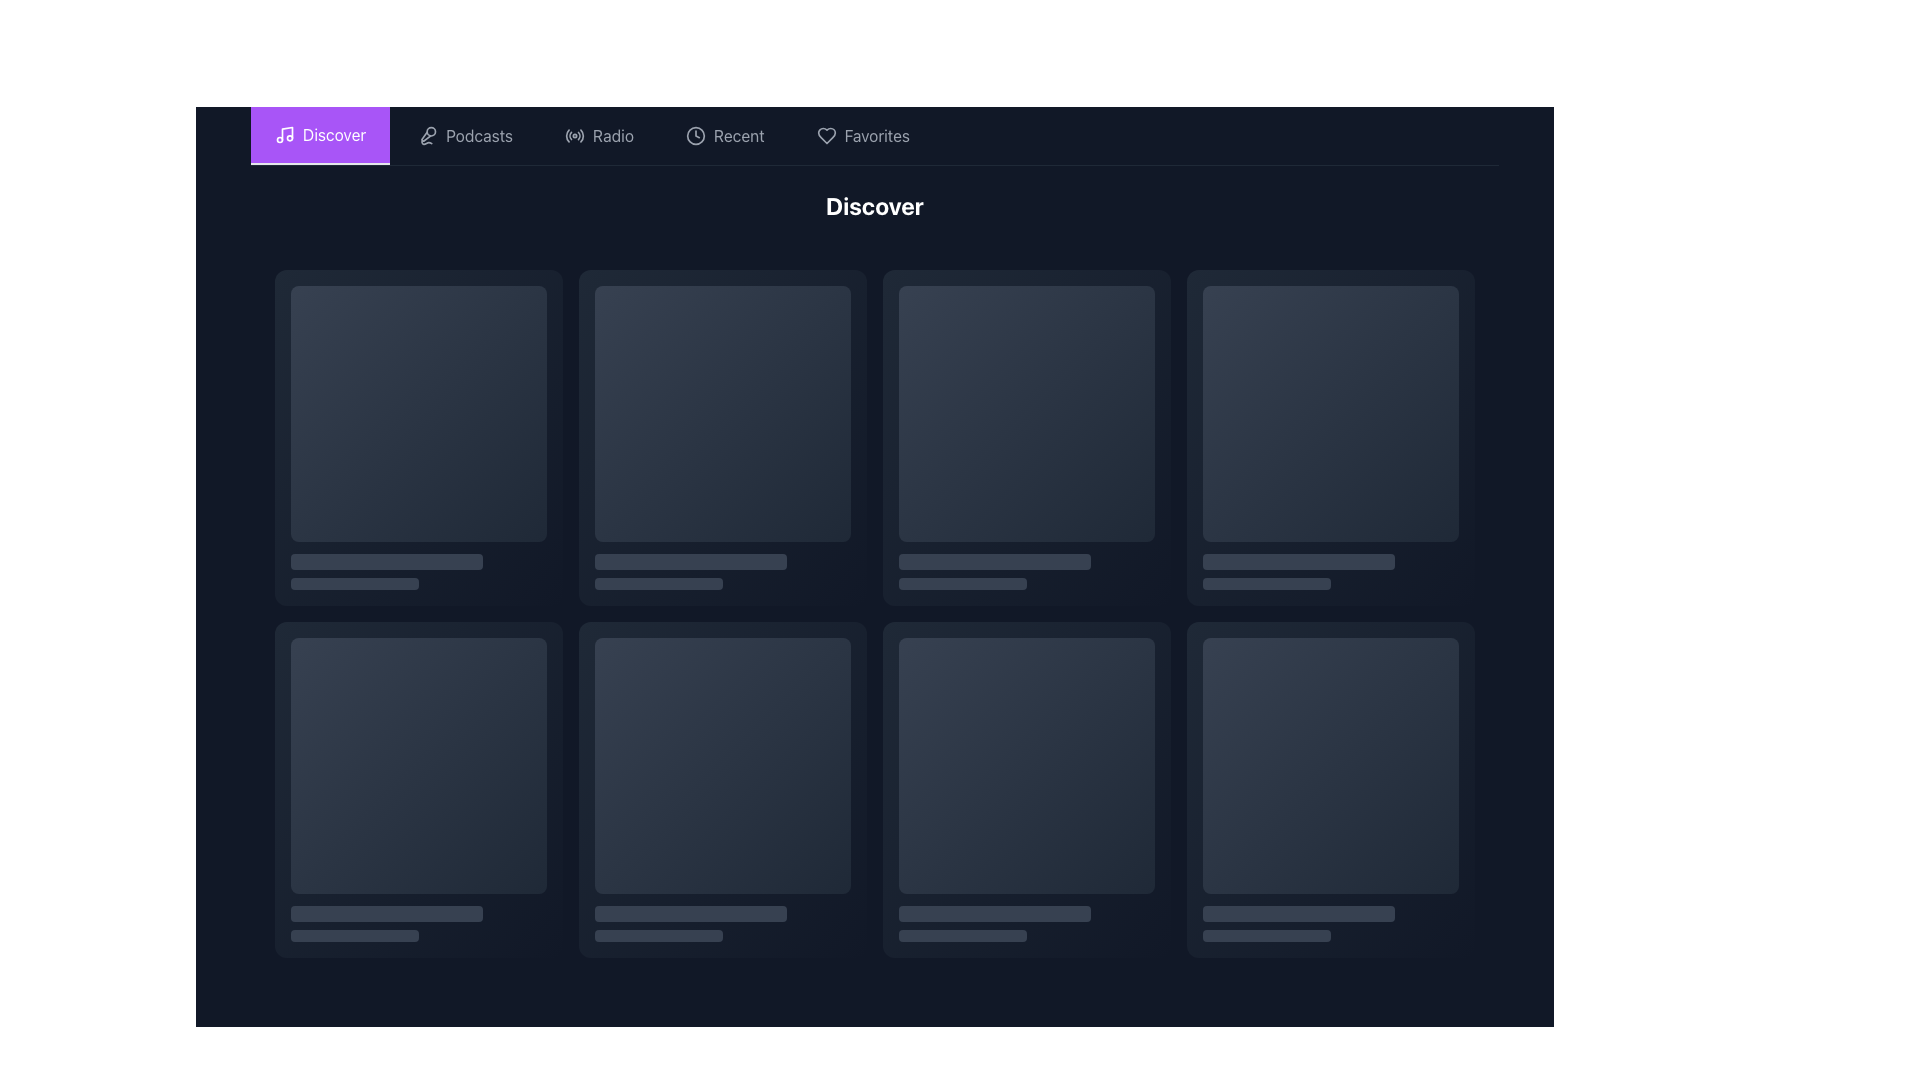  What do you see at coordinates (874, 135) in the screenshot?
I see `labels from the Navigation bar located at the top of the interface, featuring options like 'Discover', 'Podcasts', 'Radio', 'Recent', and 'Favorites'` at bounding box center [874, 135].